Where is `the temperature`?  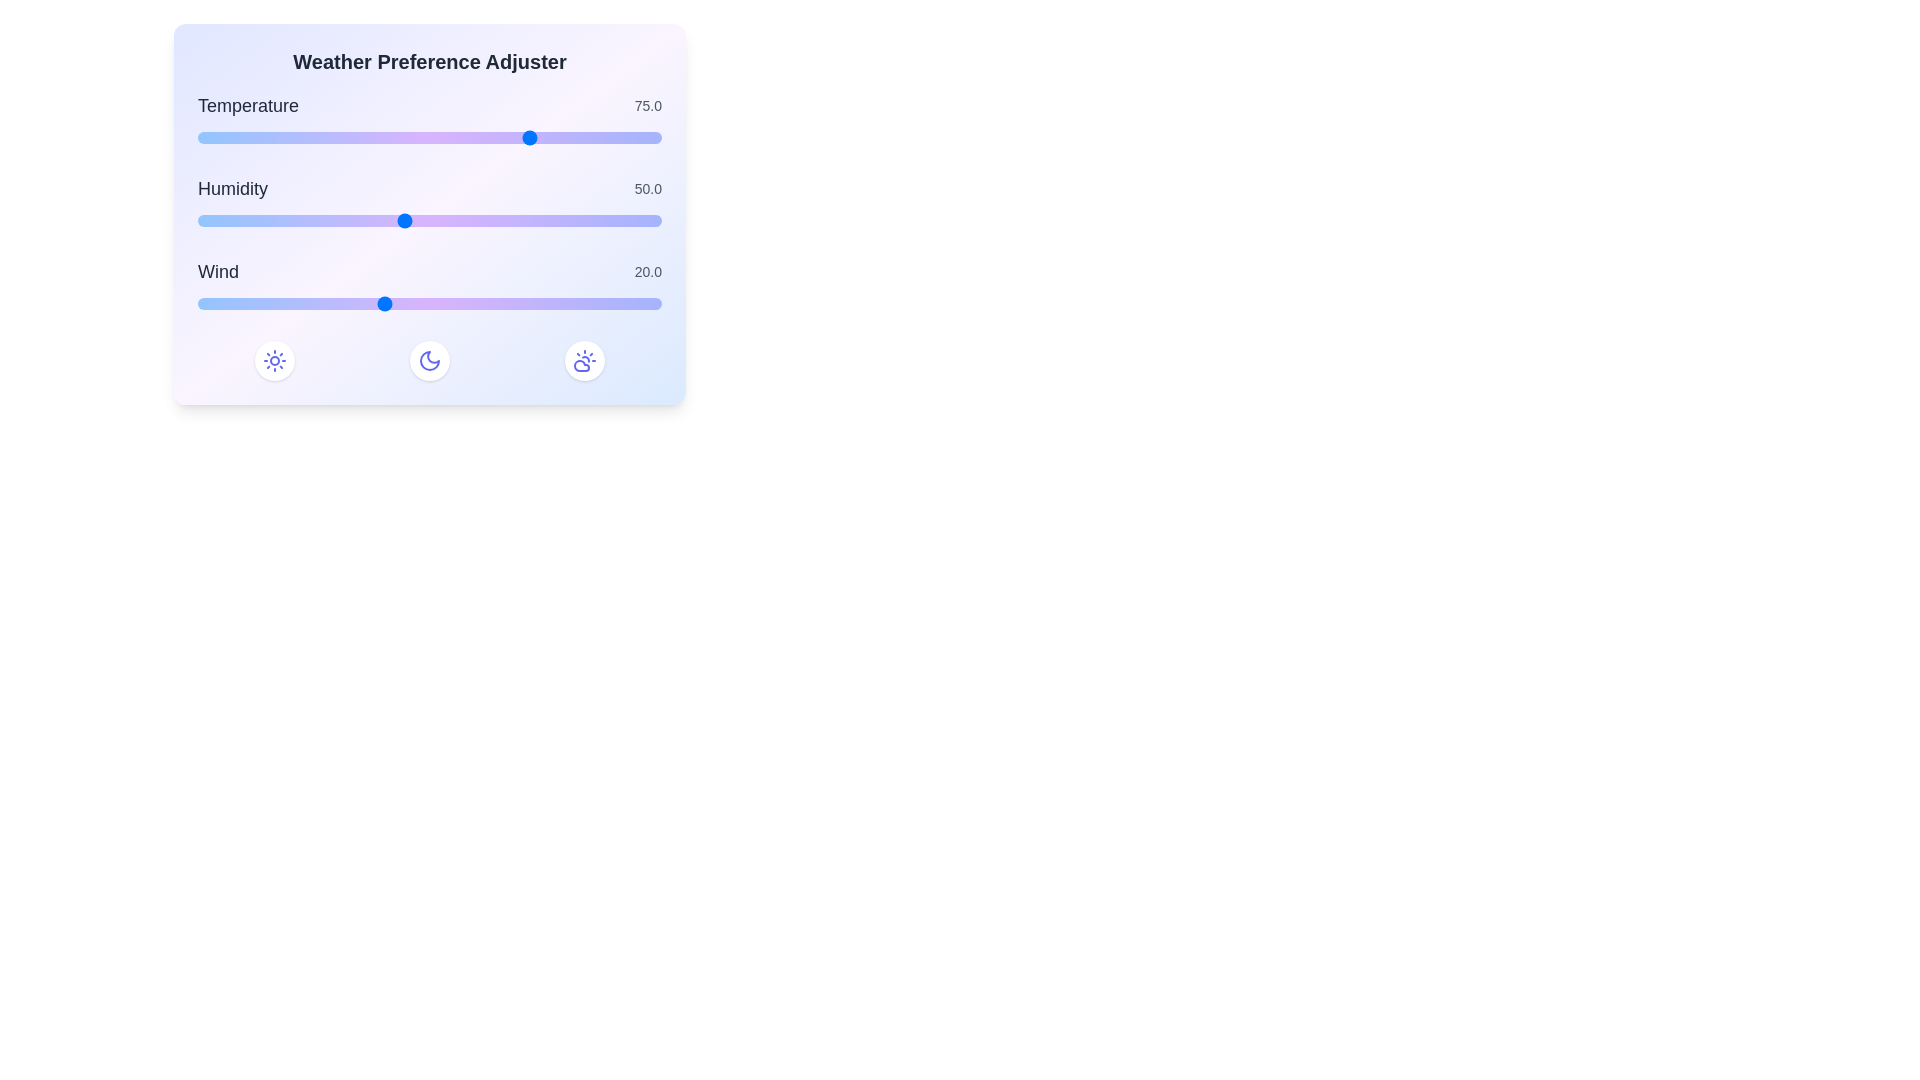
the temperature is located at coordinates (368, 137).